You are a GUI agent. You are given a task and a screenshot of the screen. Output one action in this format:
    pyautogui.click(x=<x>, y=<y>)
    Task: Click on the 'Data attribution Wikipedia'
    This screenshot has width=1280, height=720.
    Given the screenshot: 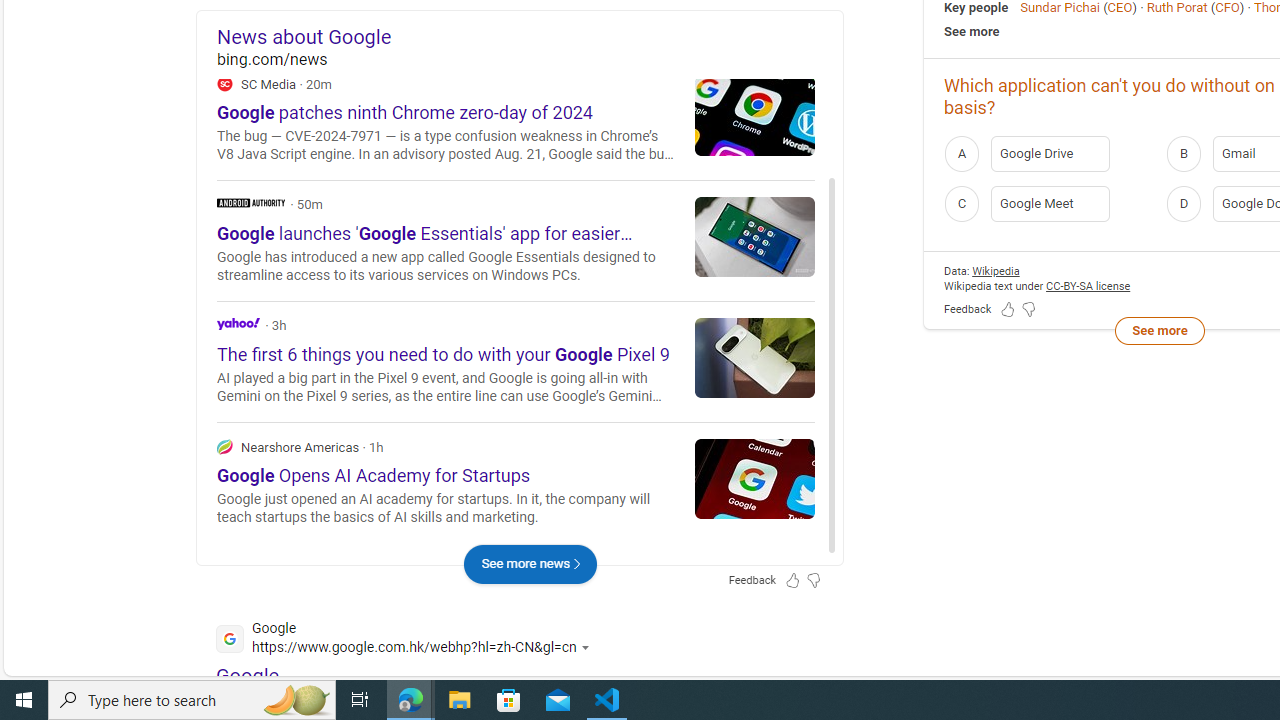 What is the action you would take?
    pyautogui.click(x=995, y=271)
    